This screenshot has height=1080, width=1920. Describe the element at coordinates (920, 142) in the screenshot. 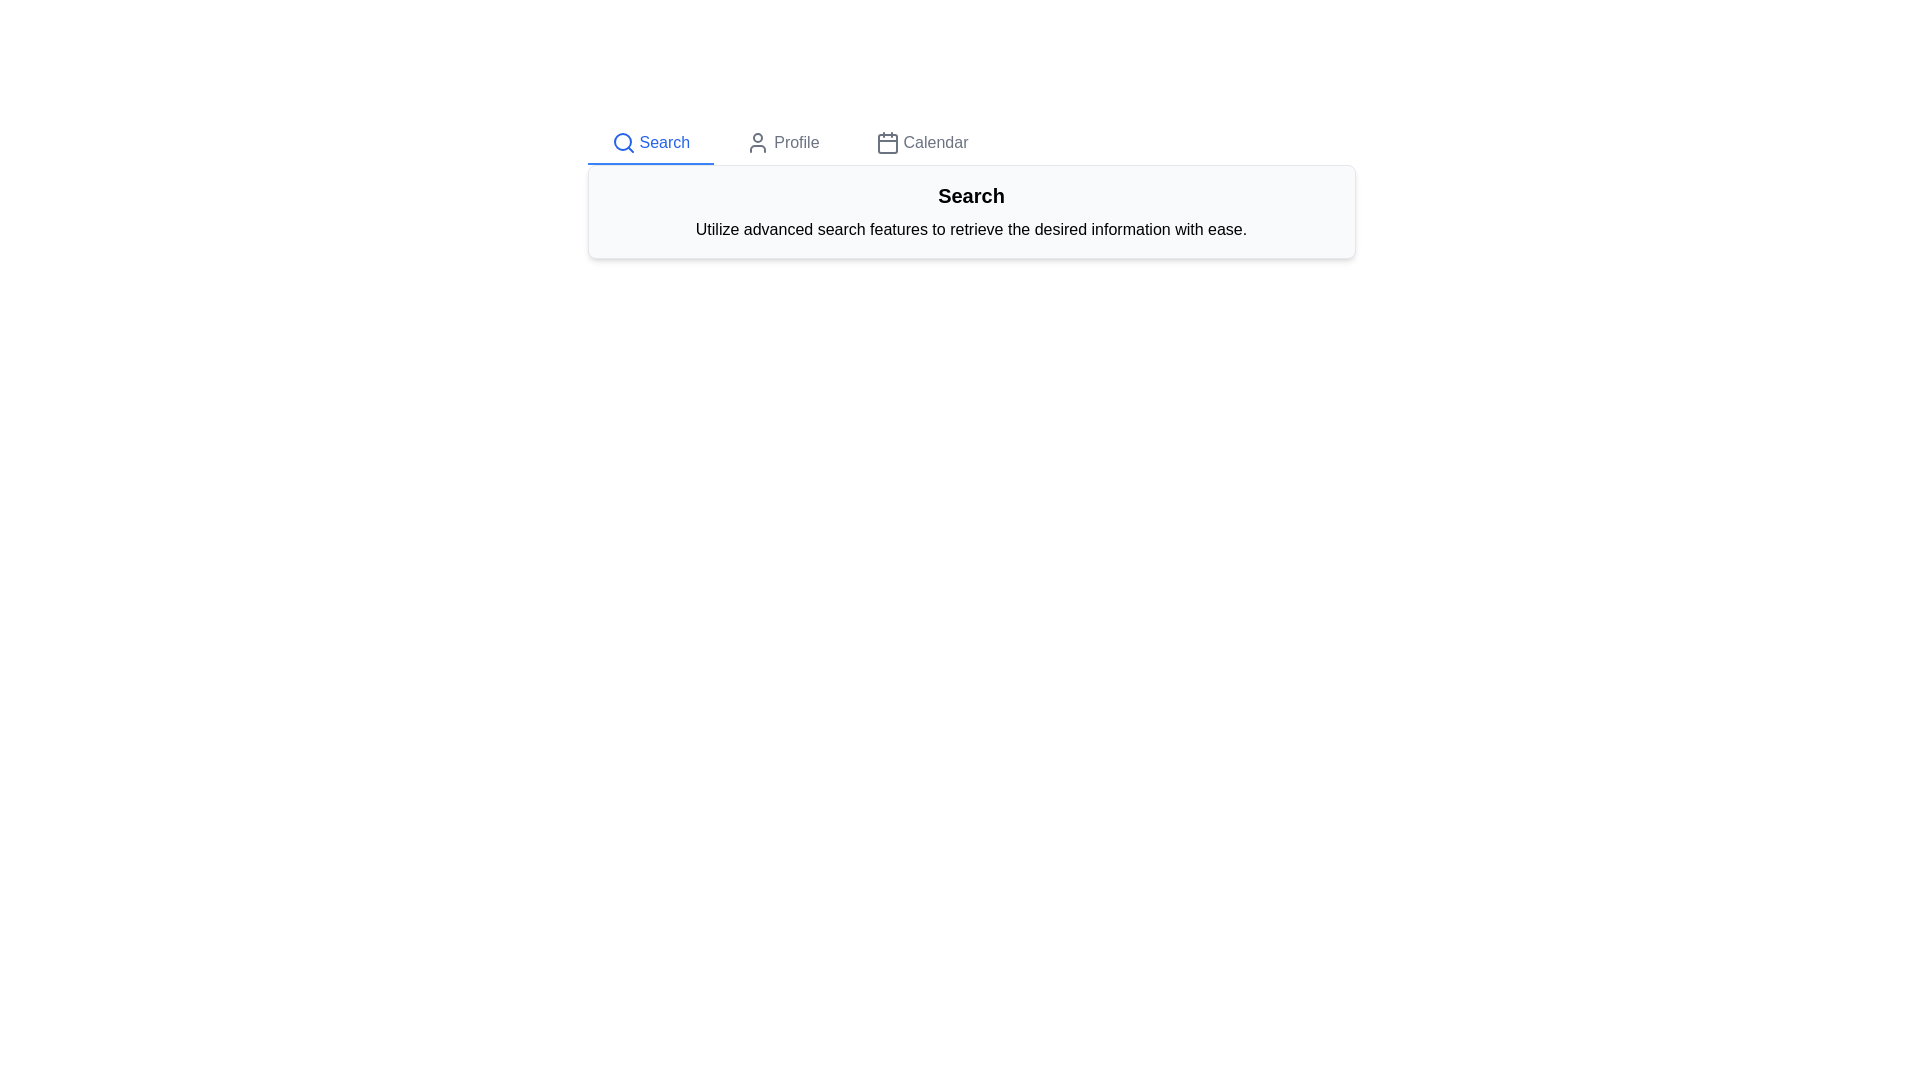

I see `the Calendar tab to view its content` at that location.